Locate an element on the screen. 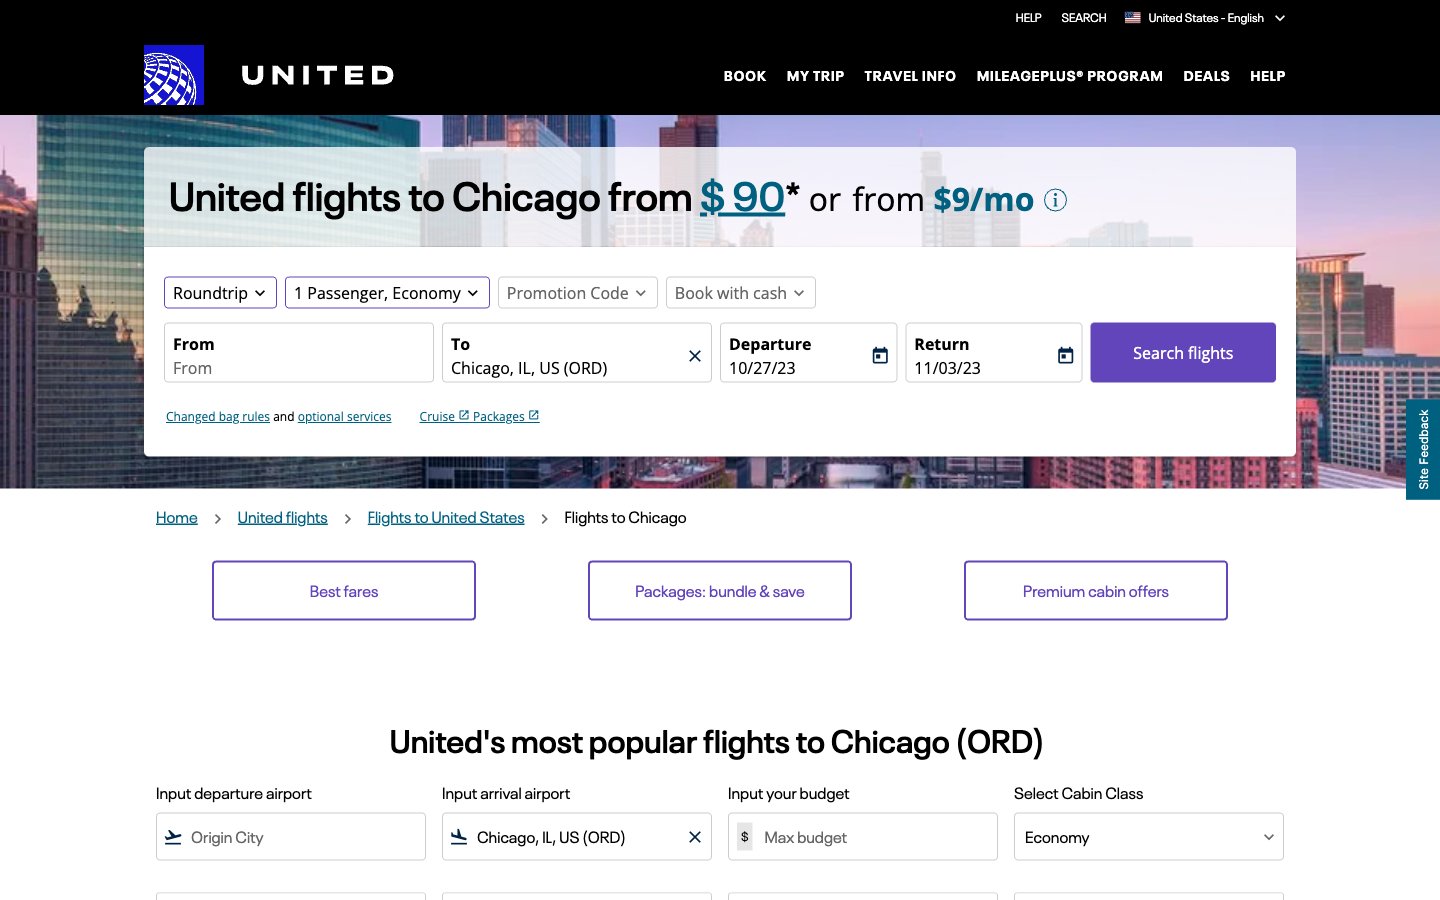  Premium Cabin Special Offers is located at coordinates (1094, 590).